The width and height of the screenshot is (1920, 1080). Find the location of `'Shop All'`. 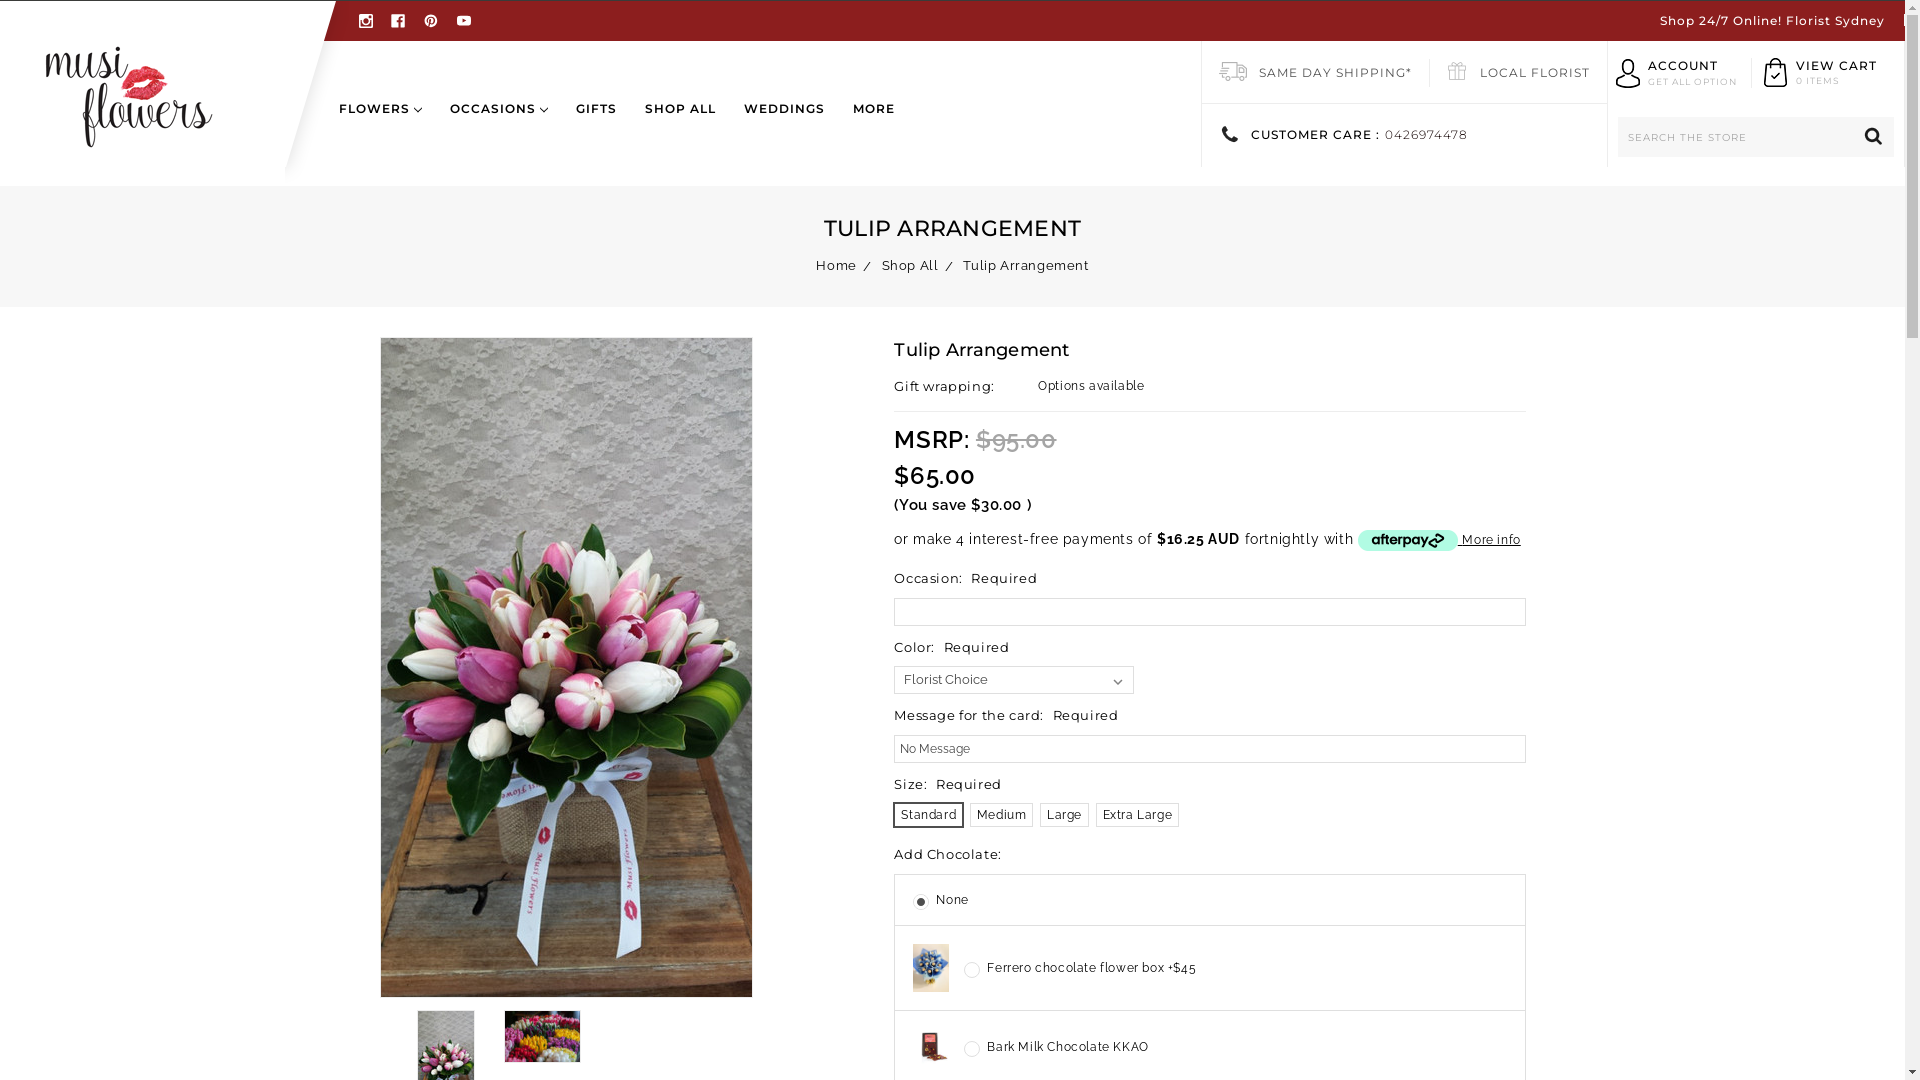

'Shop All' is located at coordinates (909, 264).